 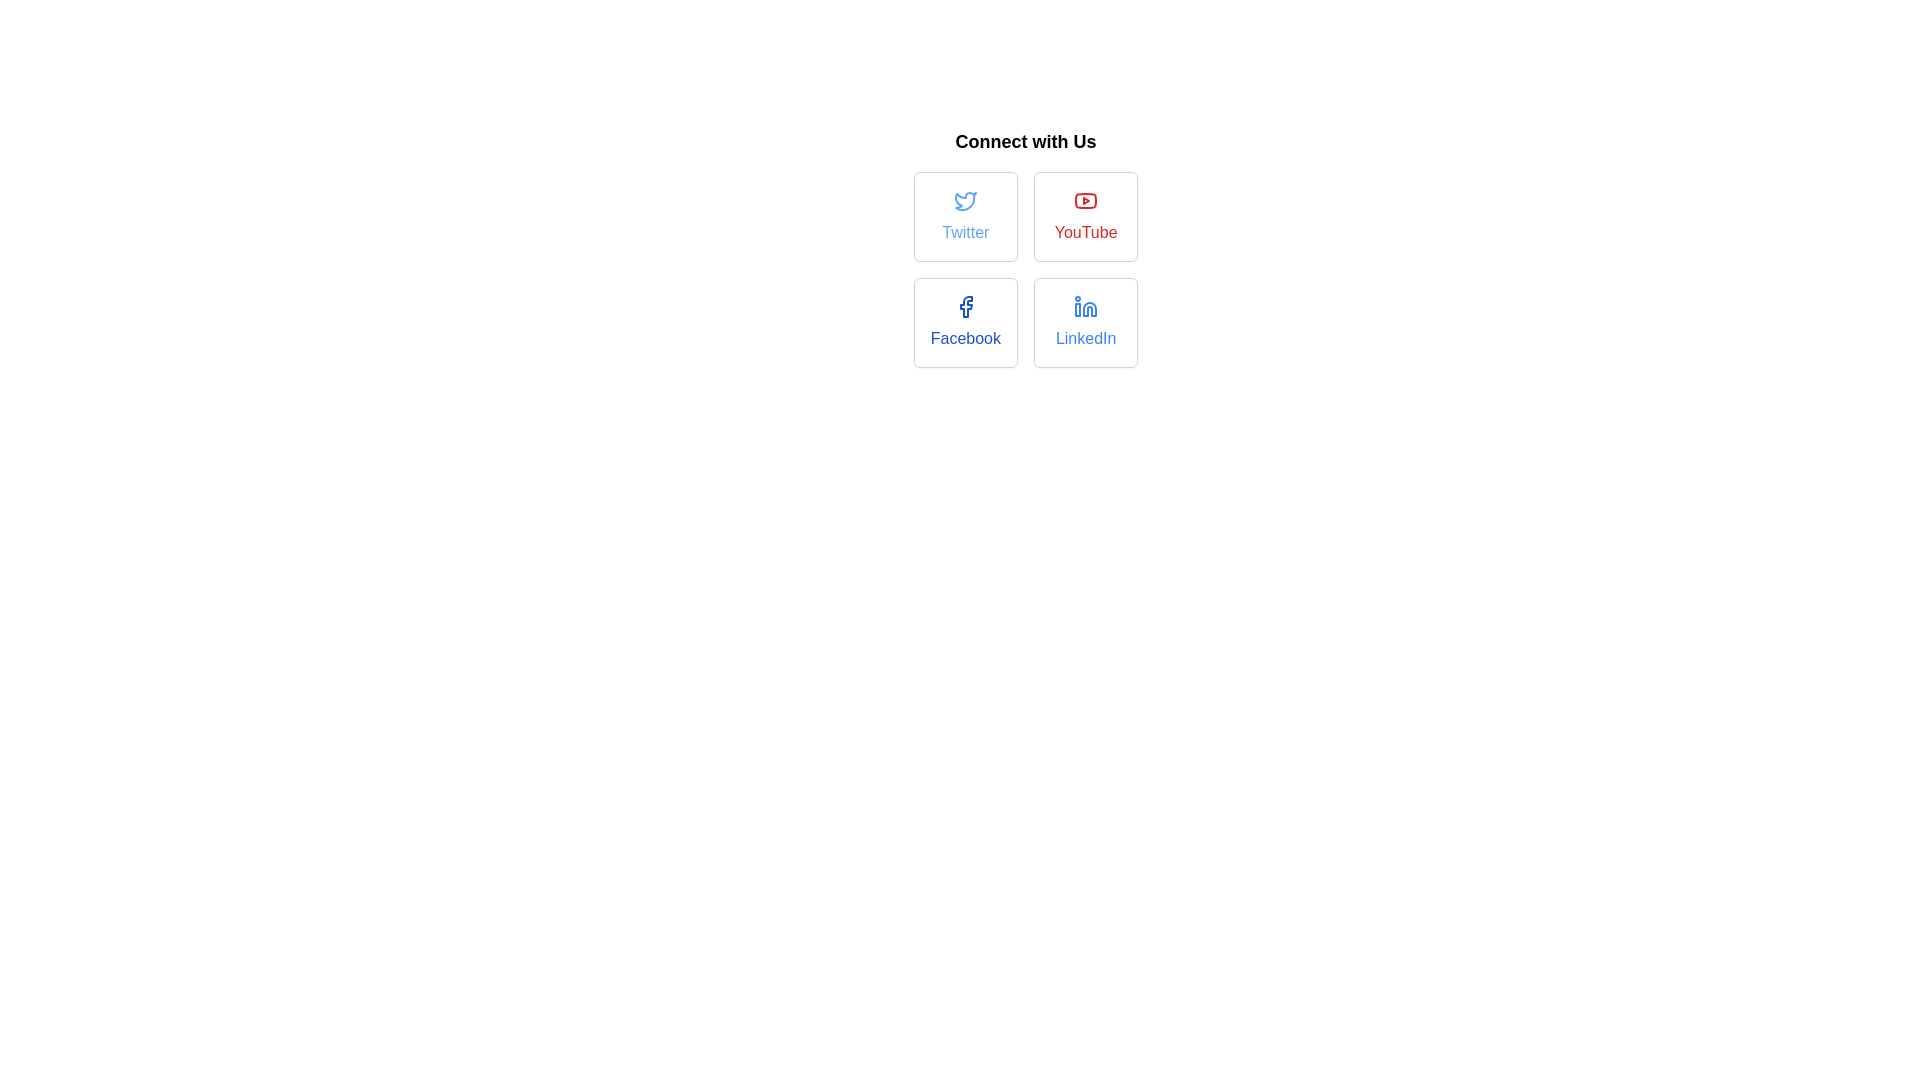 What do you see at coordinates (965, 231) in the screenshot?
I see `label text for the Twitter social media link located under the Twitter icon in the top-left quadrant of the grouped buttons` at bounding box center [965, 231].